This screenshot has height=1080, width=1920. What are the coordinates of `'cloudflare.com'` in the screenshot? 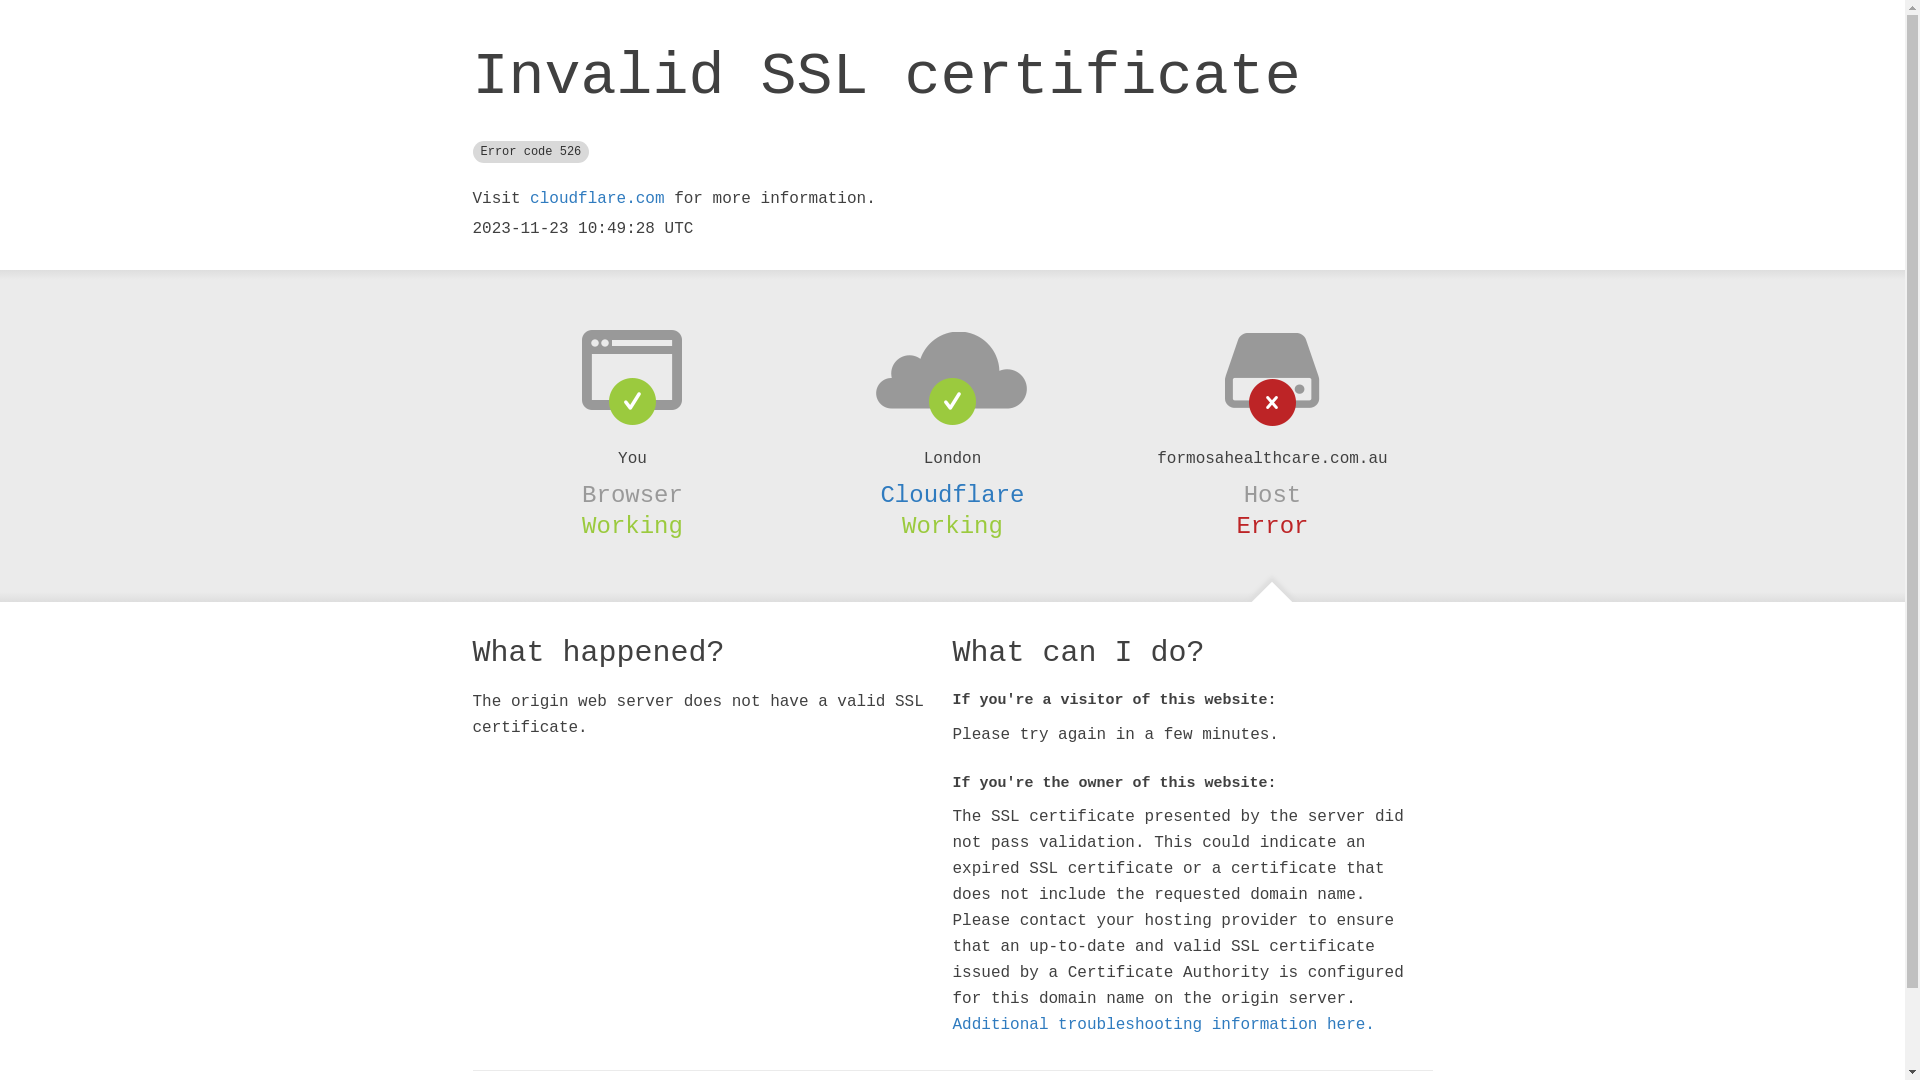 It's located at (529, 199).